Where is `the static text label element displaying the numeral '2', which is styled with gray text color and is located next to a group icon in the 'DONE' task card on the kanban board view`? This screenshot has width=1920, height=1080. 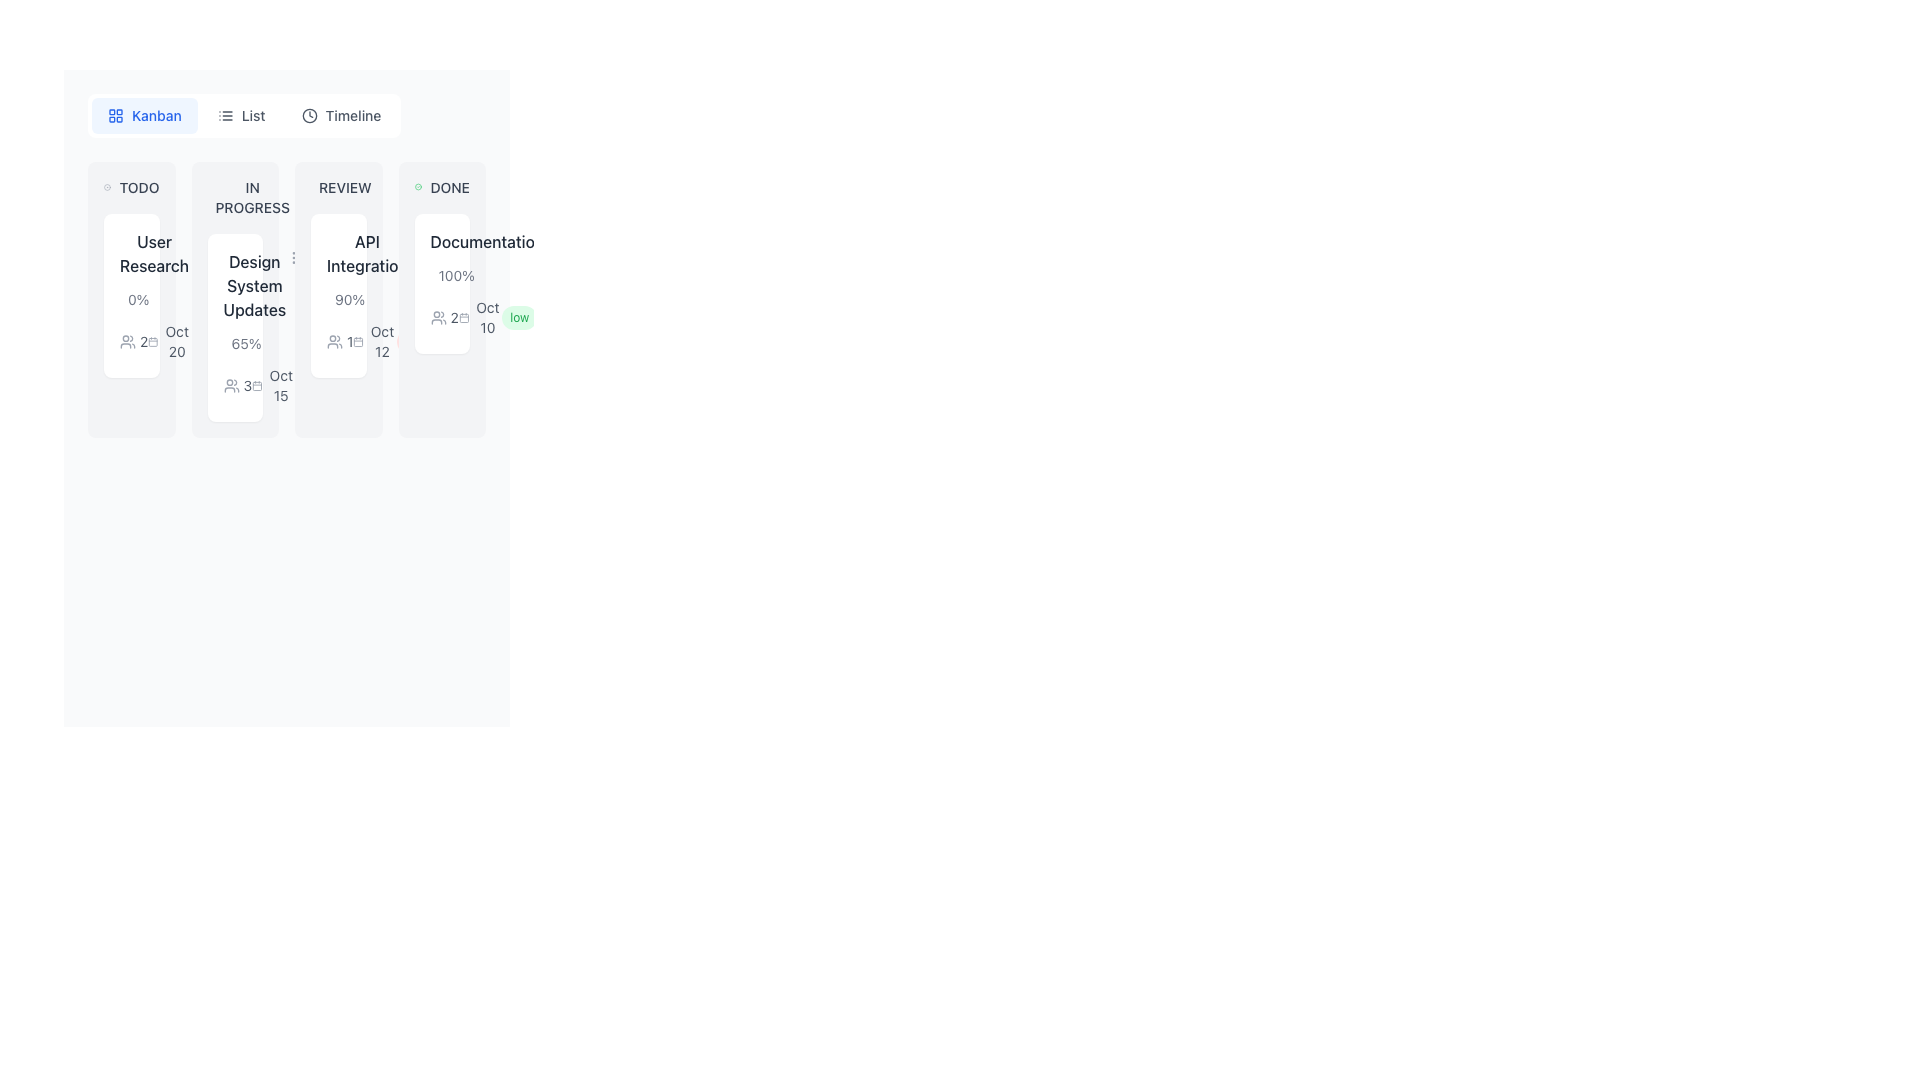
the static text label element displaying the numeral '2', which is styled with gray text color and is located next to a group icon in the 'DONE' task card on the kanban board view is located at coordinates (453, 316).